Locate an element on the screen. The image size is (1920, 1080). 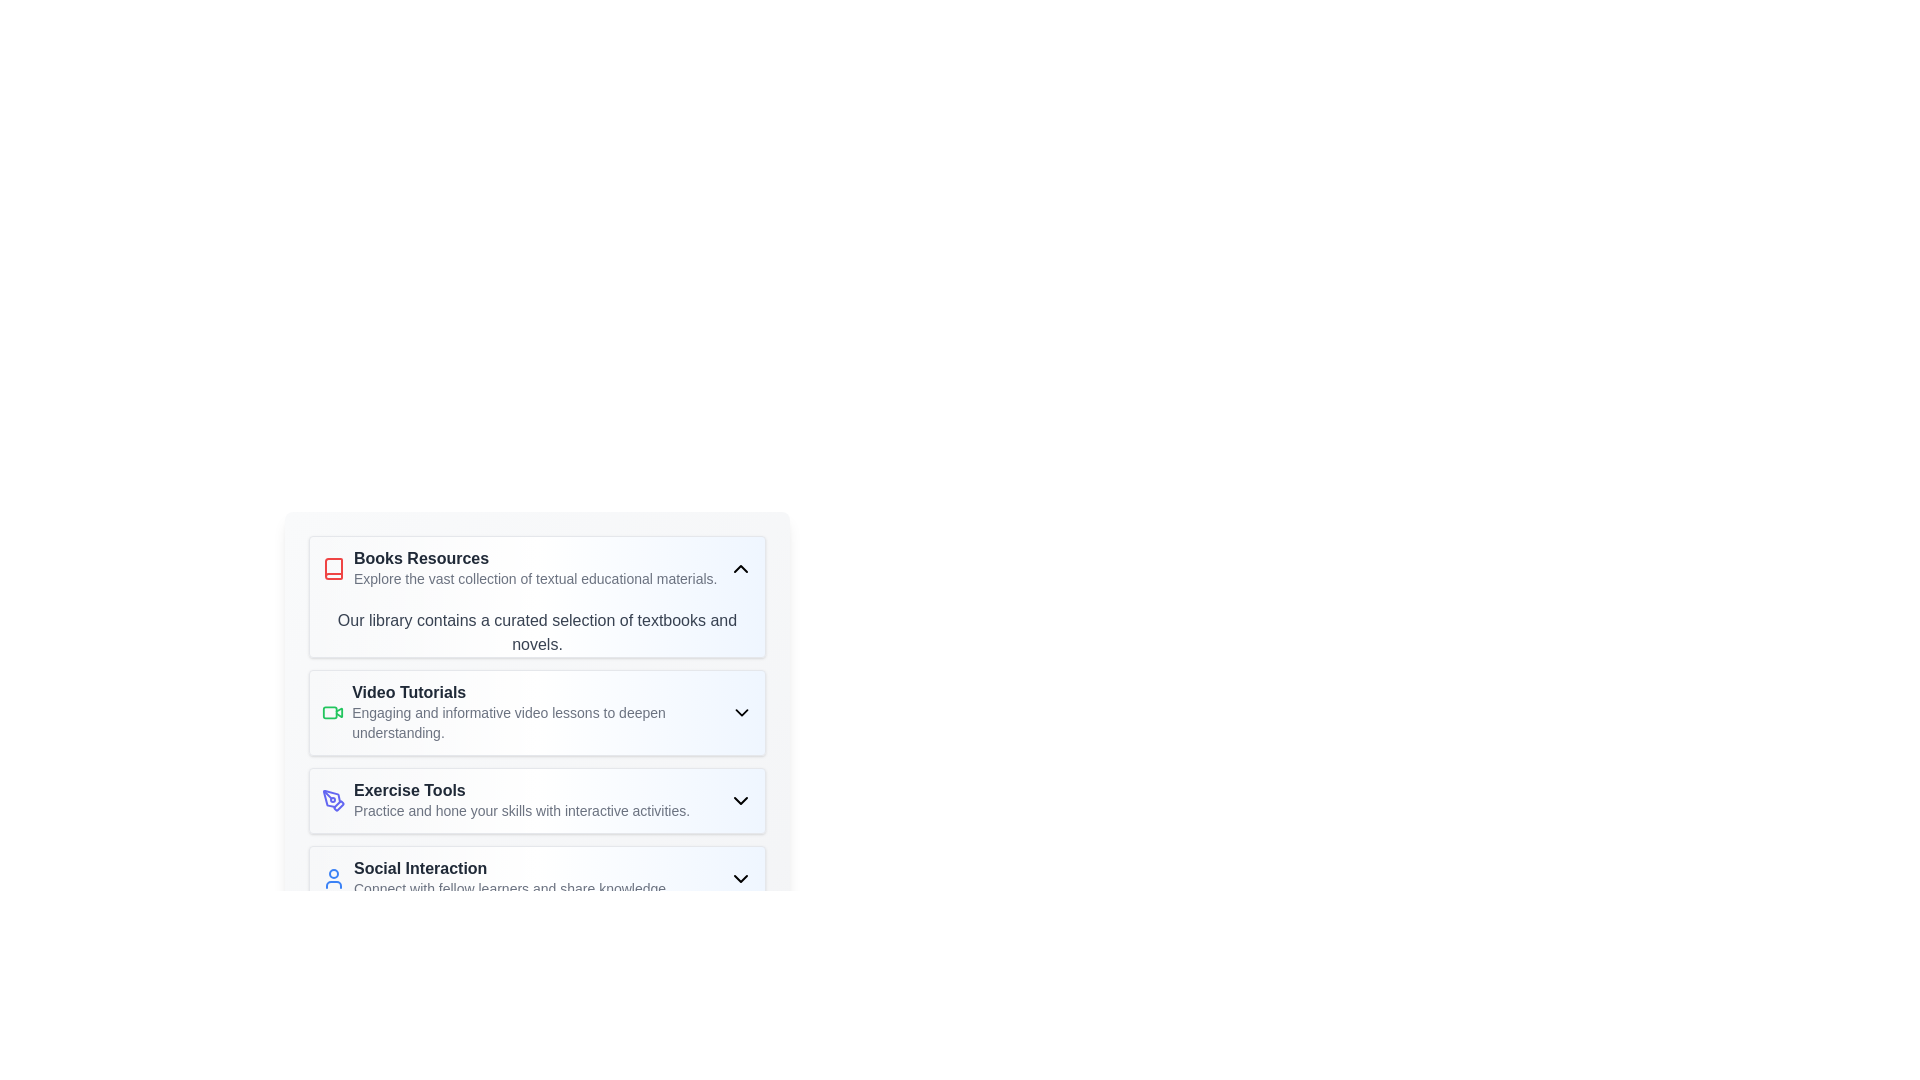
the navigational header for practice activities, which is the third section in the vertical list is located at coordinates (506, 800).